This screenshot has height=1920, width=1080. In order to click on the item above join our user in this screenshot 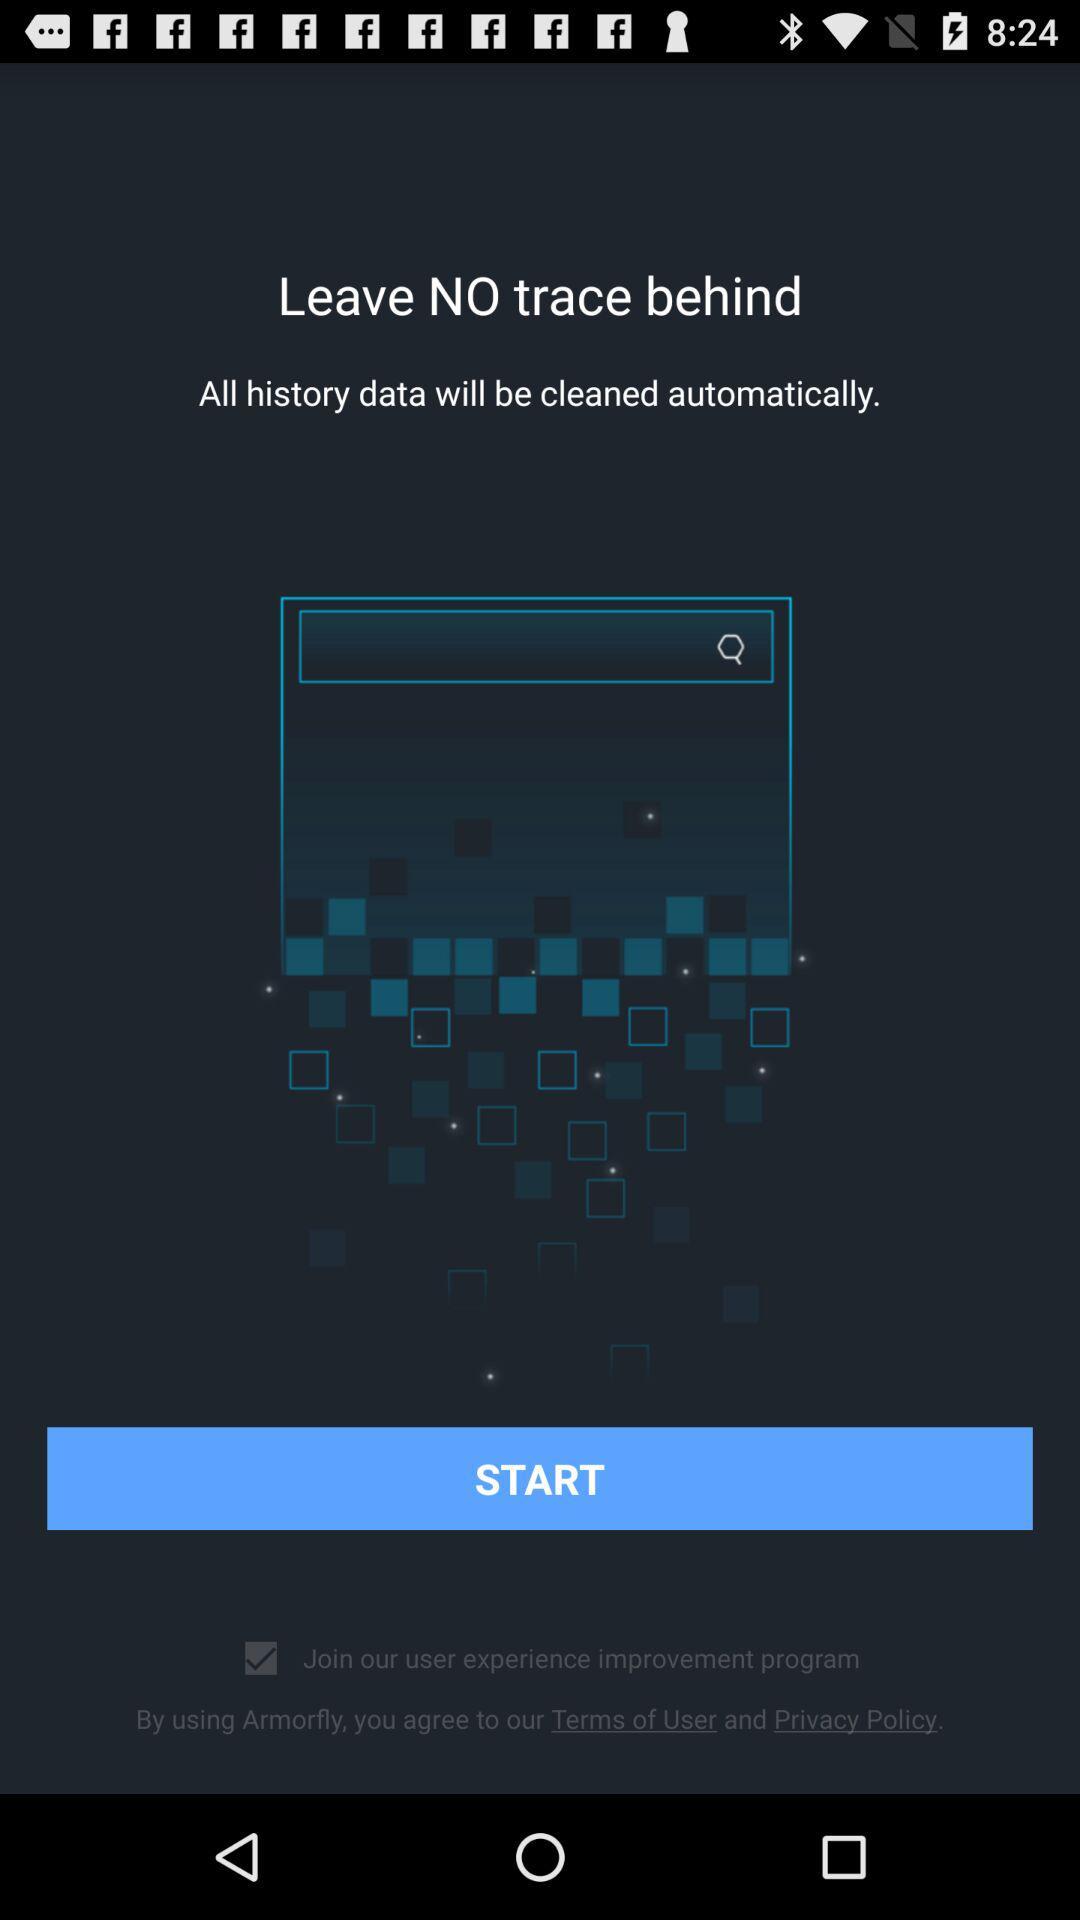, I will do `click(540, 1478)`.